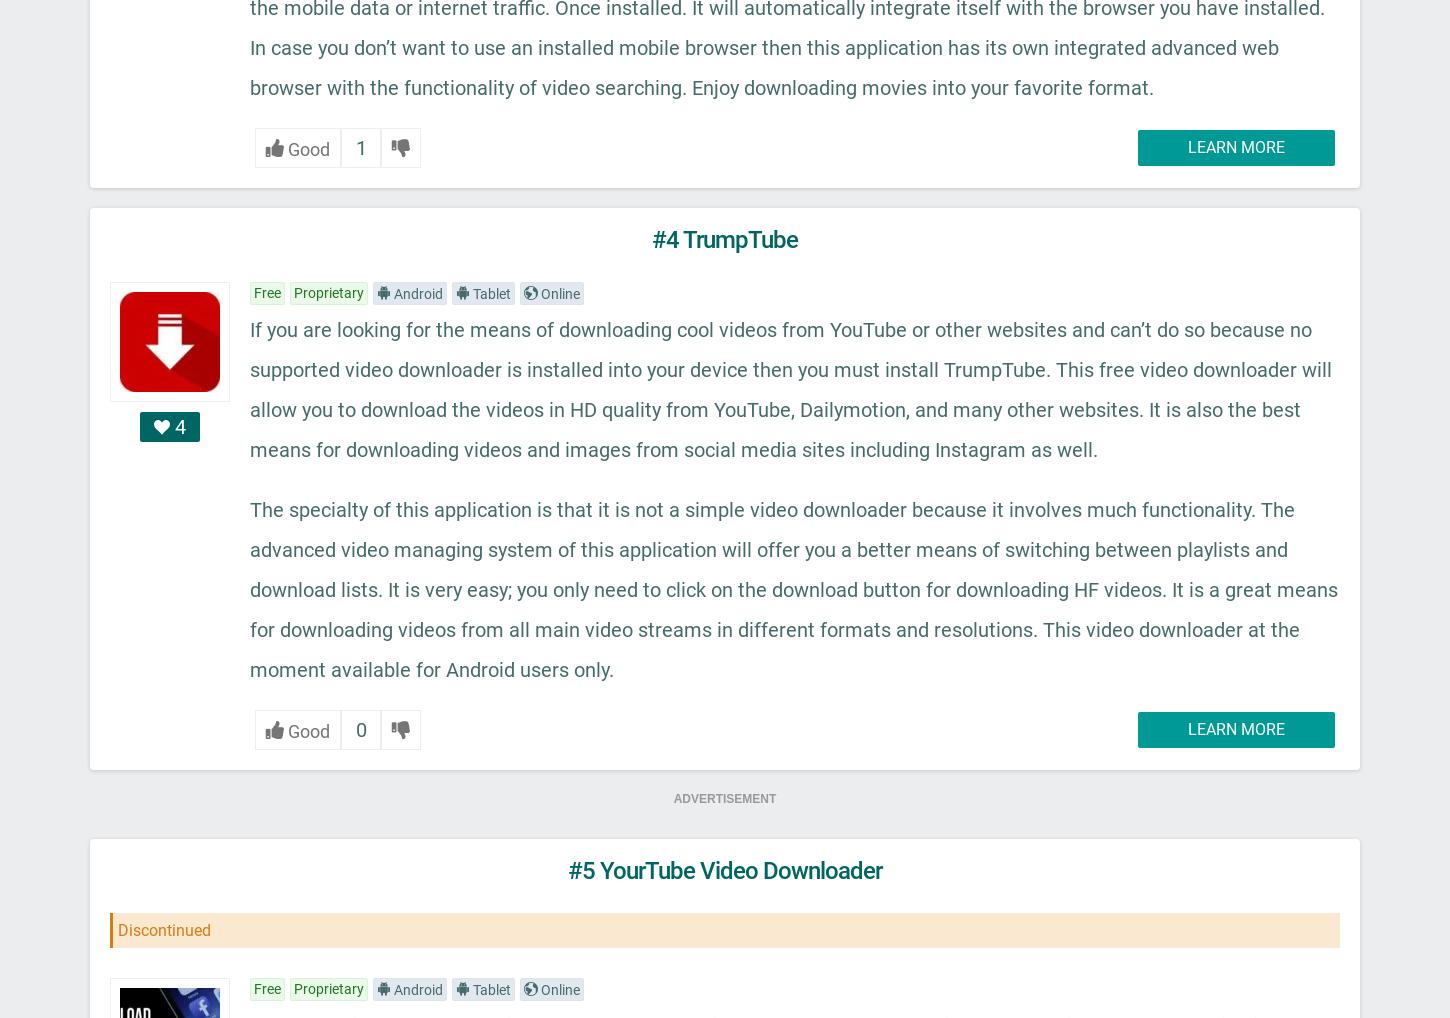  What do you see at coordinates (725, 238) in the screenshot?
I see `'#4 TrumpTube'` at bounding box center [725, 238].